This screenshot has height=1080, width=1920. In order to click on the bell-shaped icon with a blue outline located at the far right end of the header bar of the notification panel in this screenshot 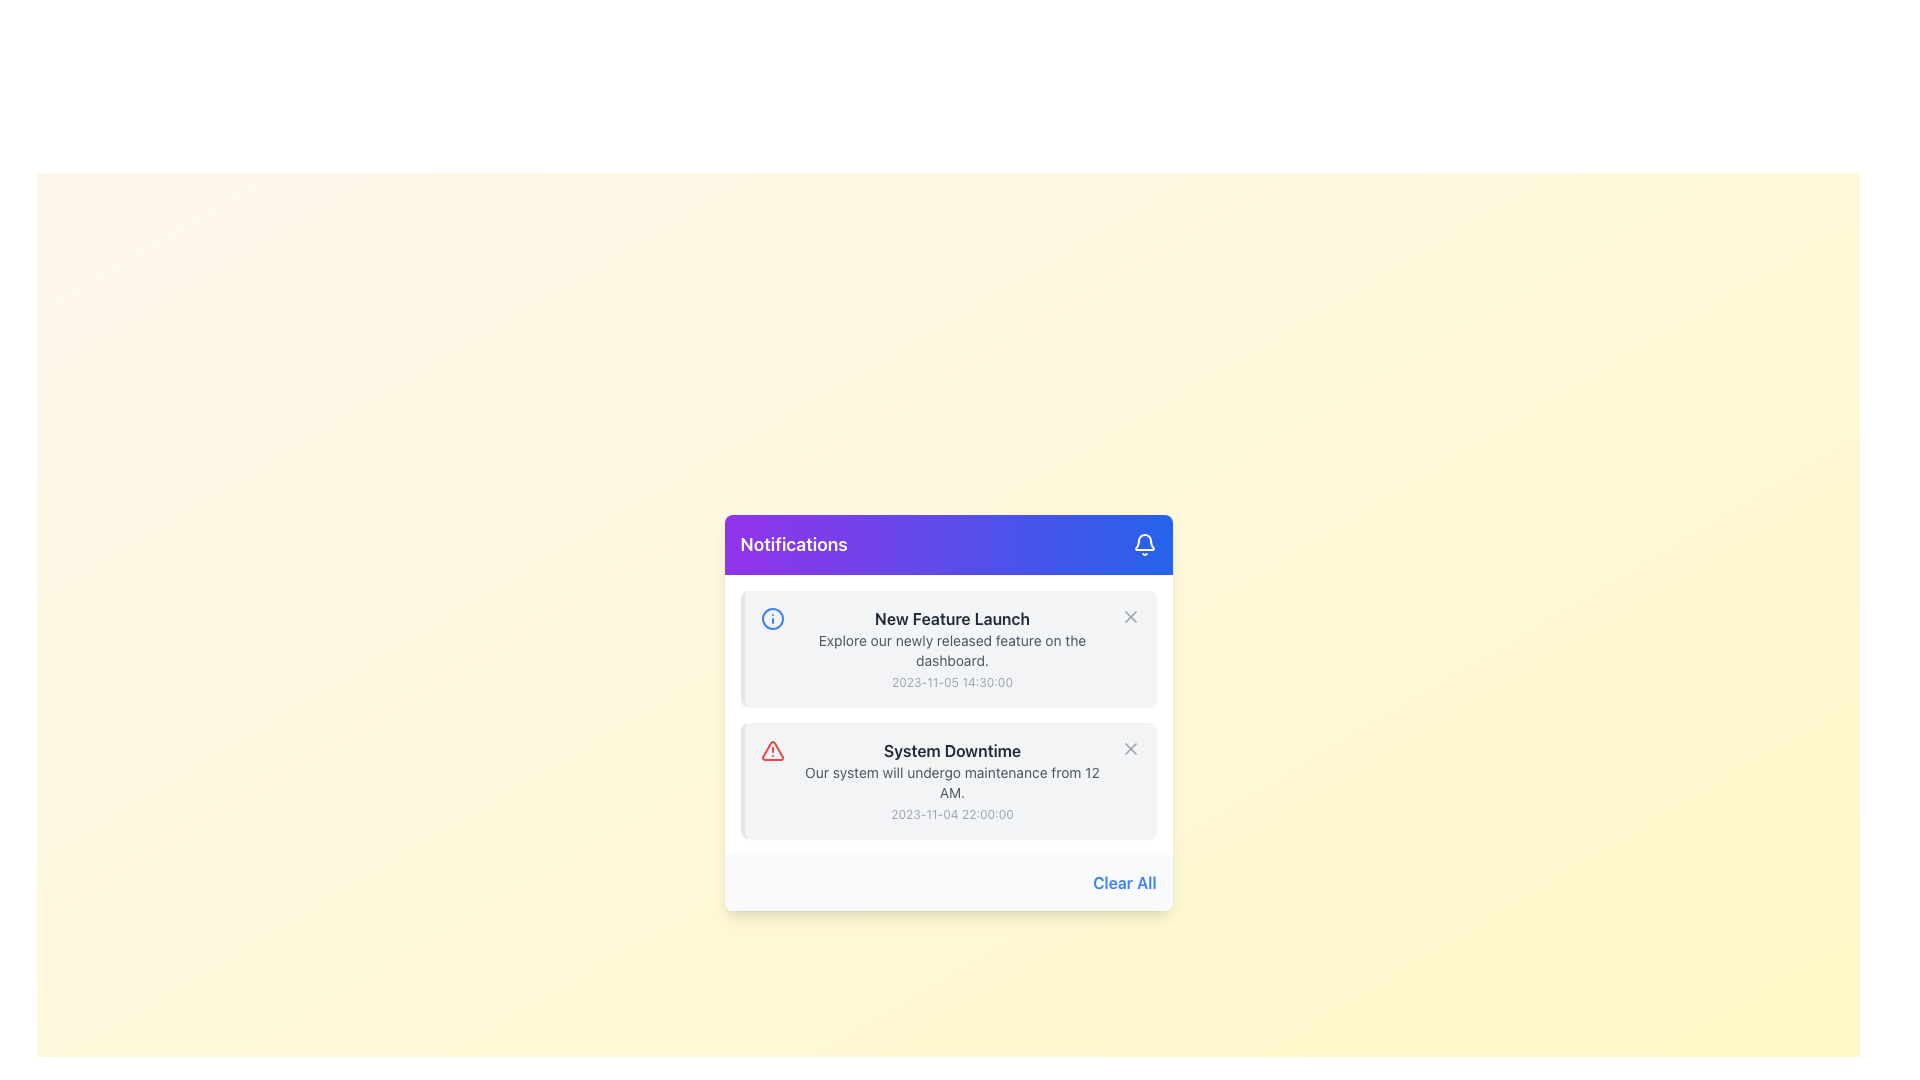, I will do `click(1144, 544)`.